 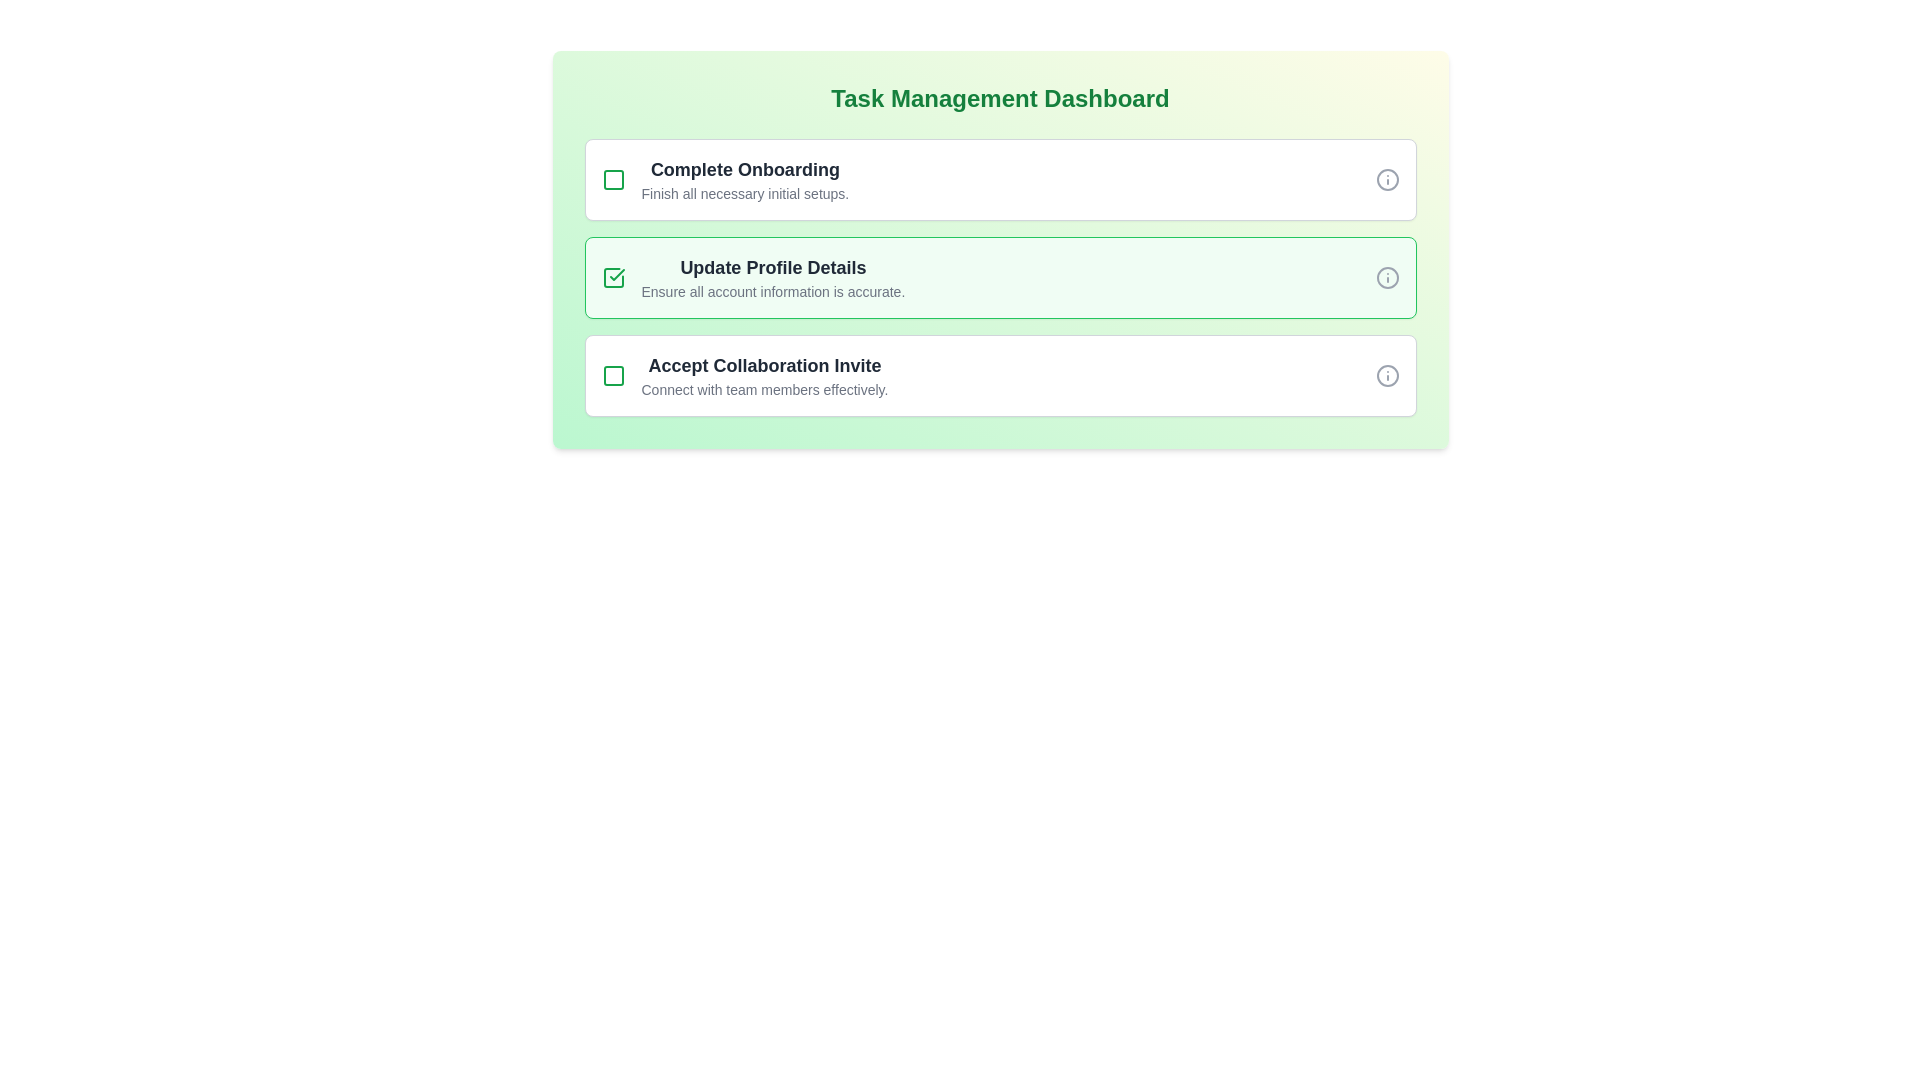 I want to click on the textual content displaying 'Complete Onboarding' and its subtitle 'Finish all necessary initial setups.' in the Task Management Dashboard, so click(x=744, y=180).